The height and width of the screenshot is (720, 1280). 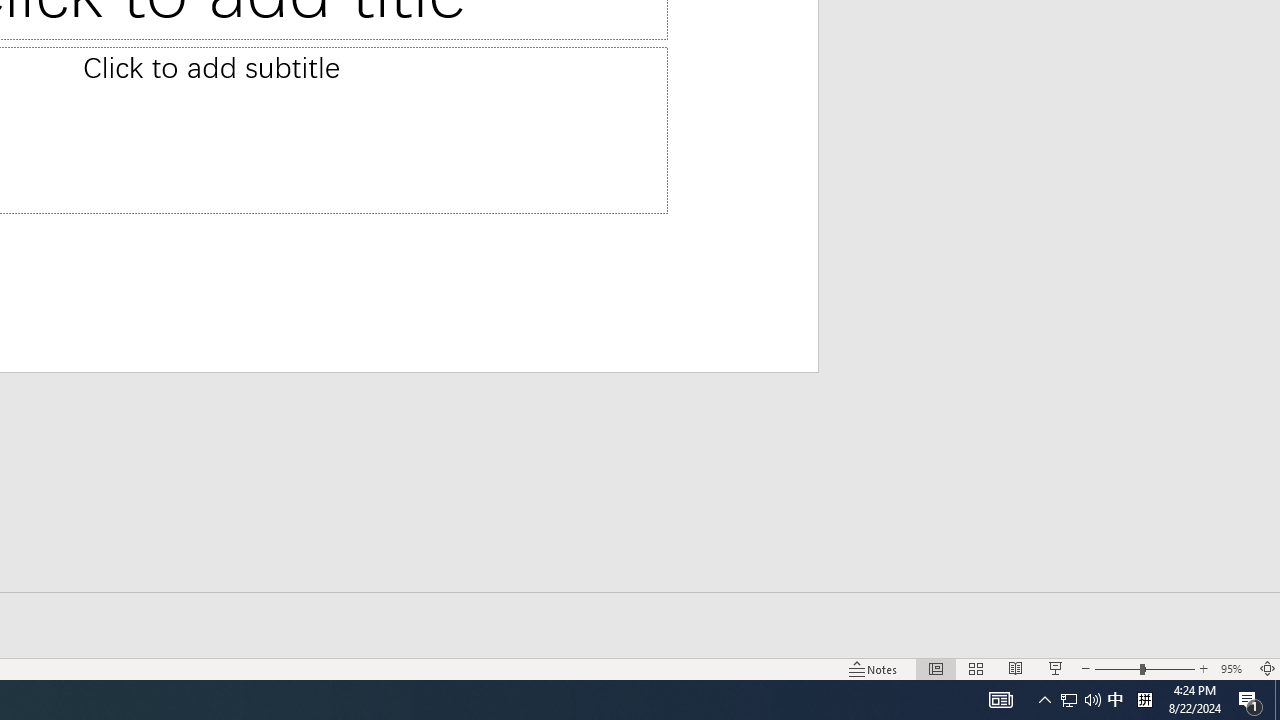 What do you see at coordinates (1233, 669) in the screenshot?
I see `'Zoom 95%'` at bounding box center [1233, 669].